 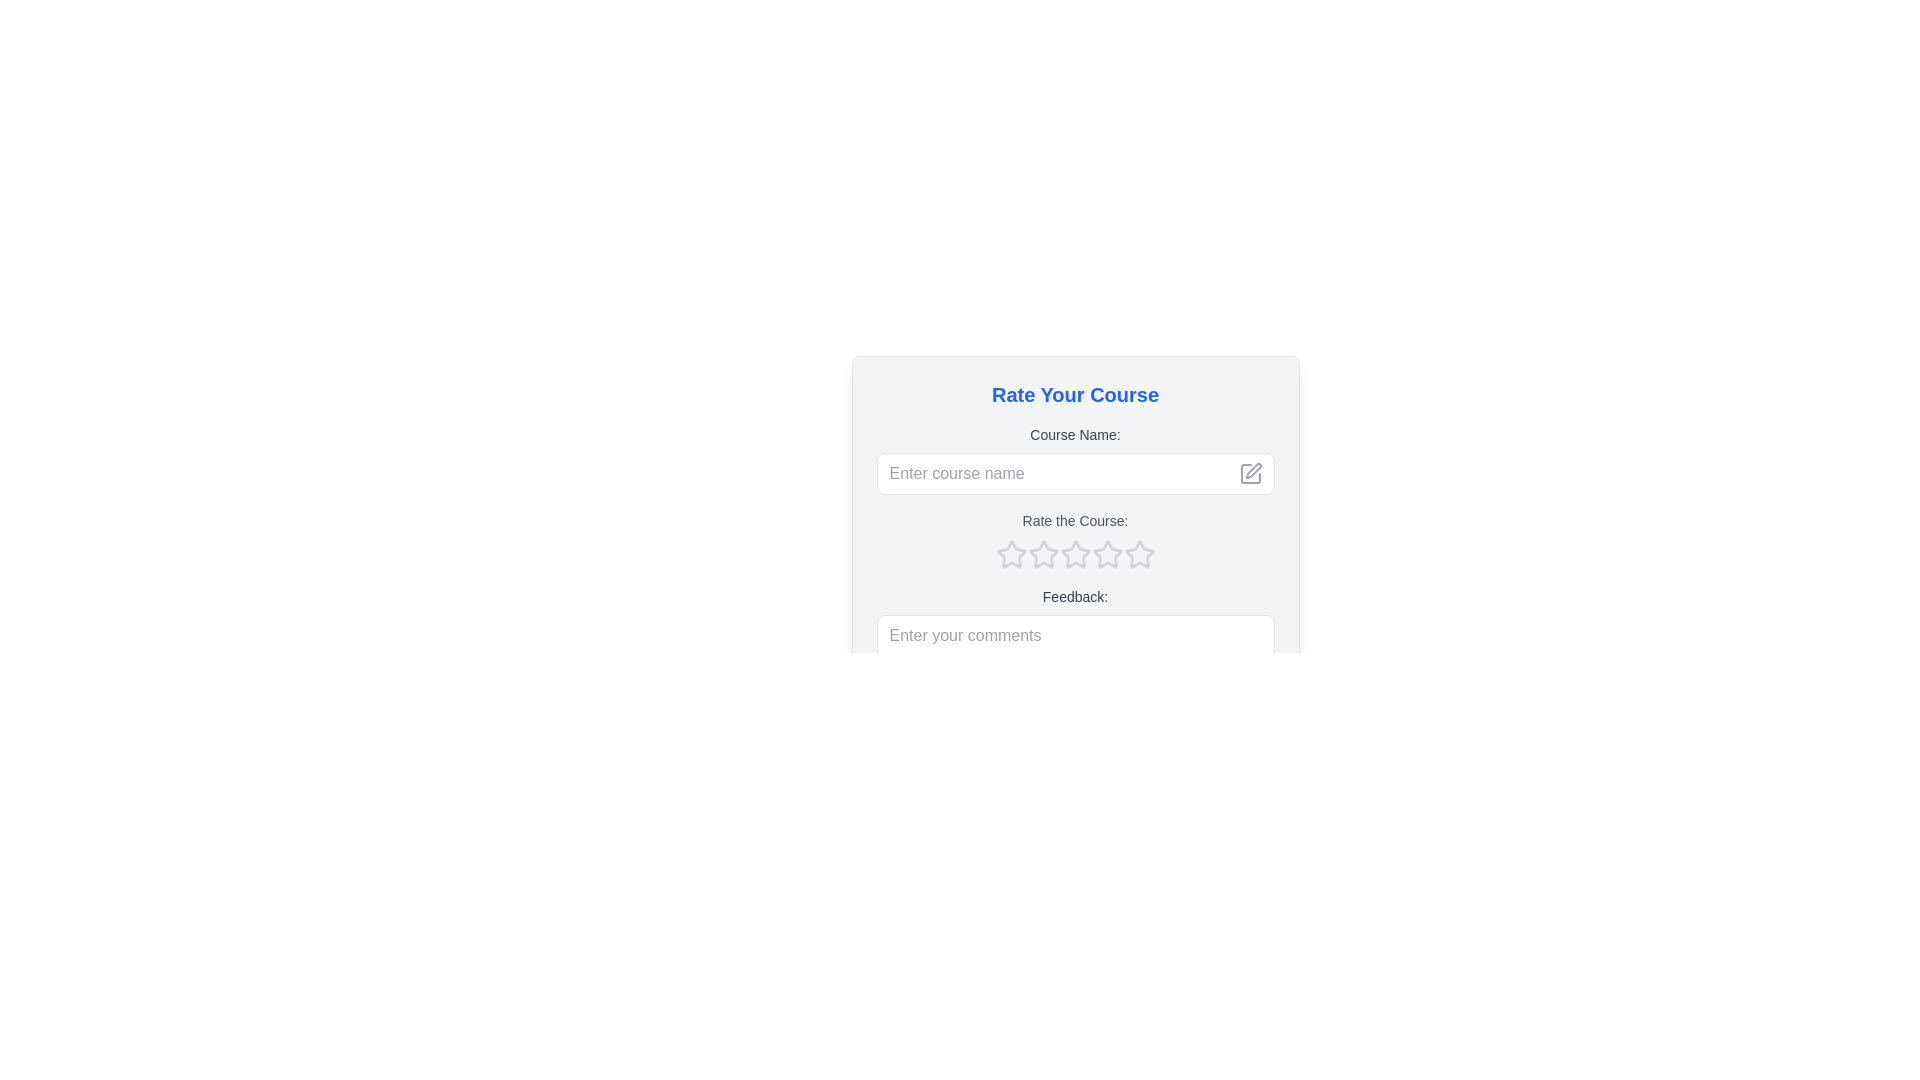 What do you see at coordinates (1074, 394) in the screenshot?
I see `the title element that provides context and guidance for the review or feedback section, located at the top of the interface above 'Course Name:'` at bounding box center [1074, 394].